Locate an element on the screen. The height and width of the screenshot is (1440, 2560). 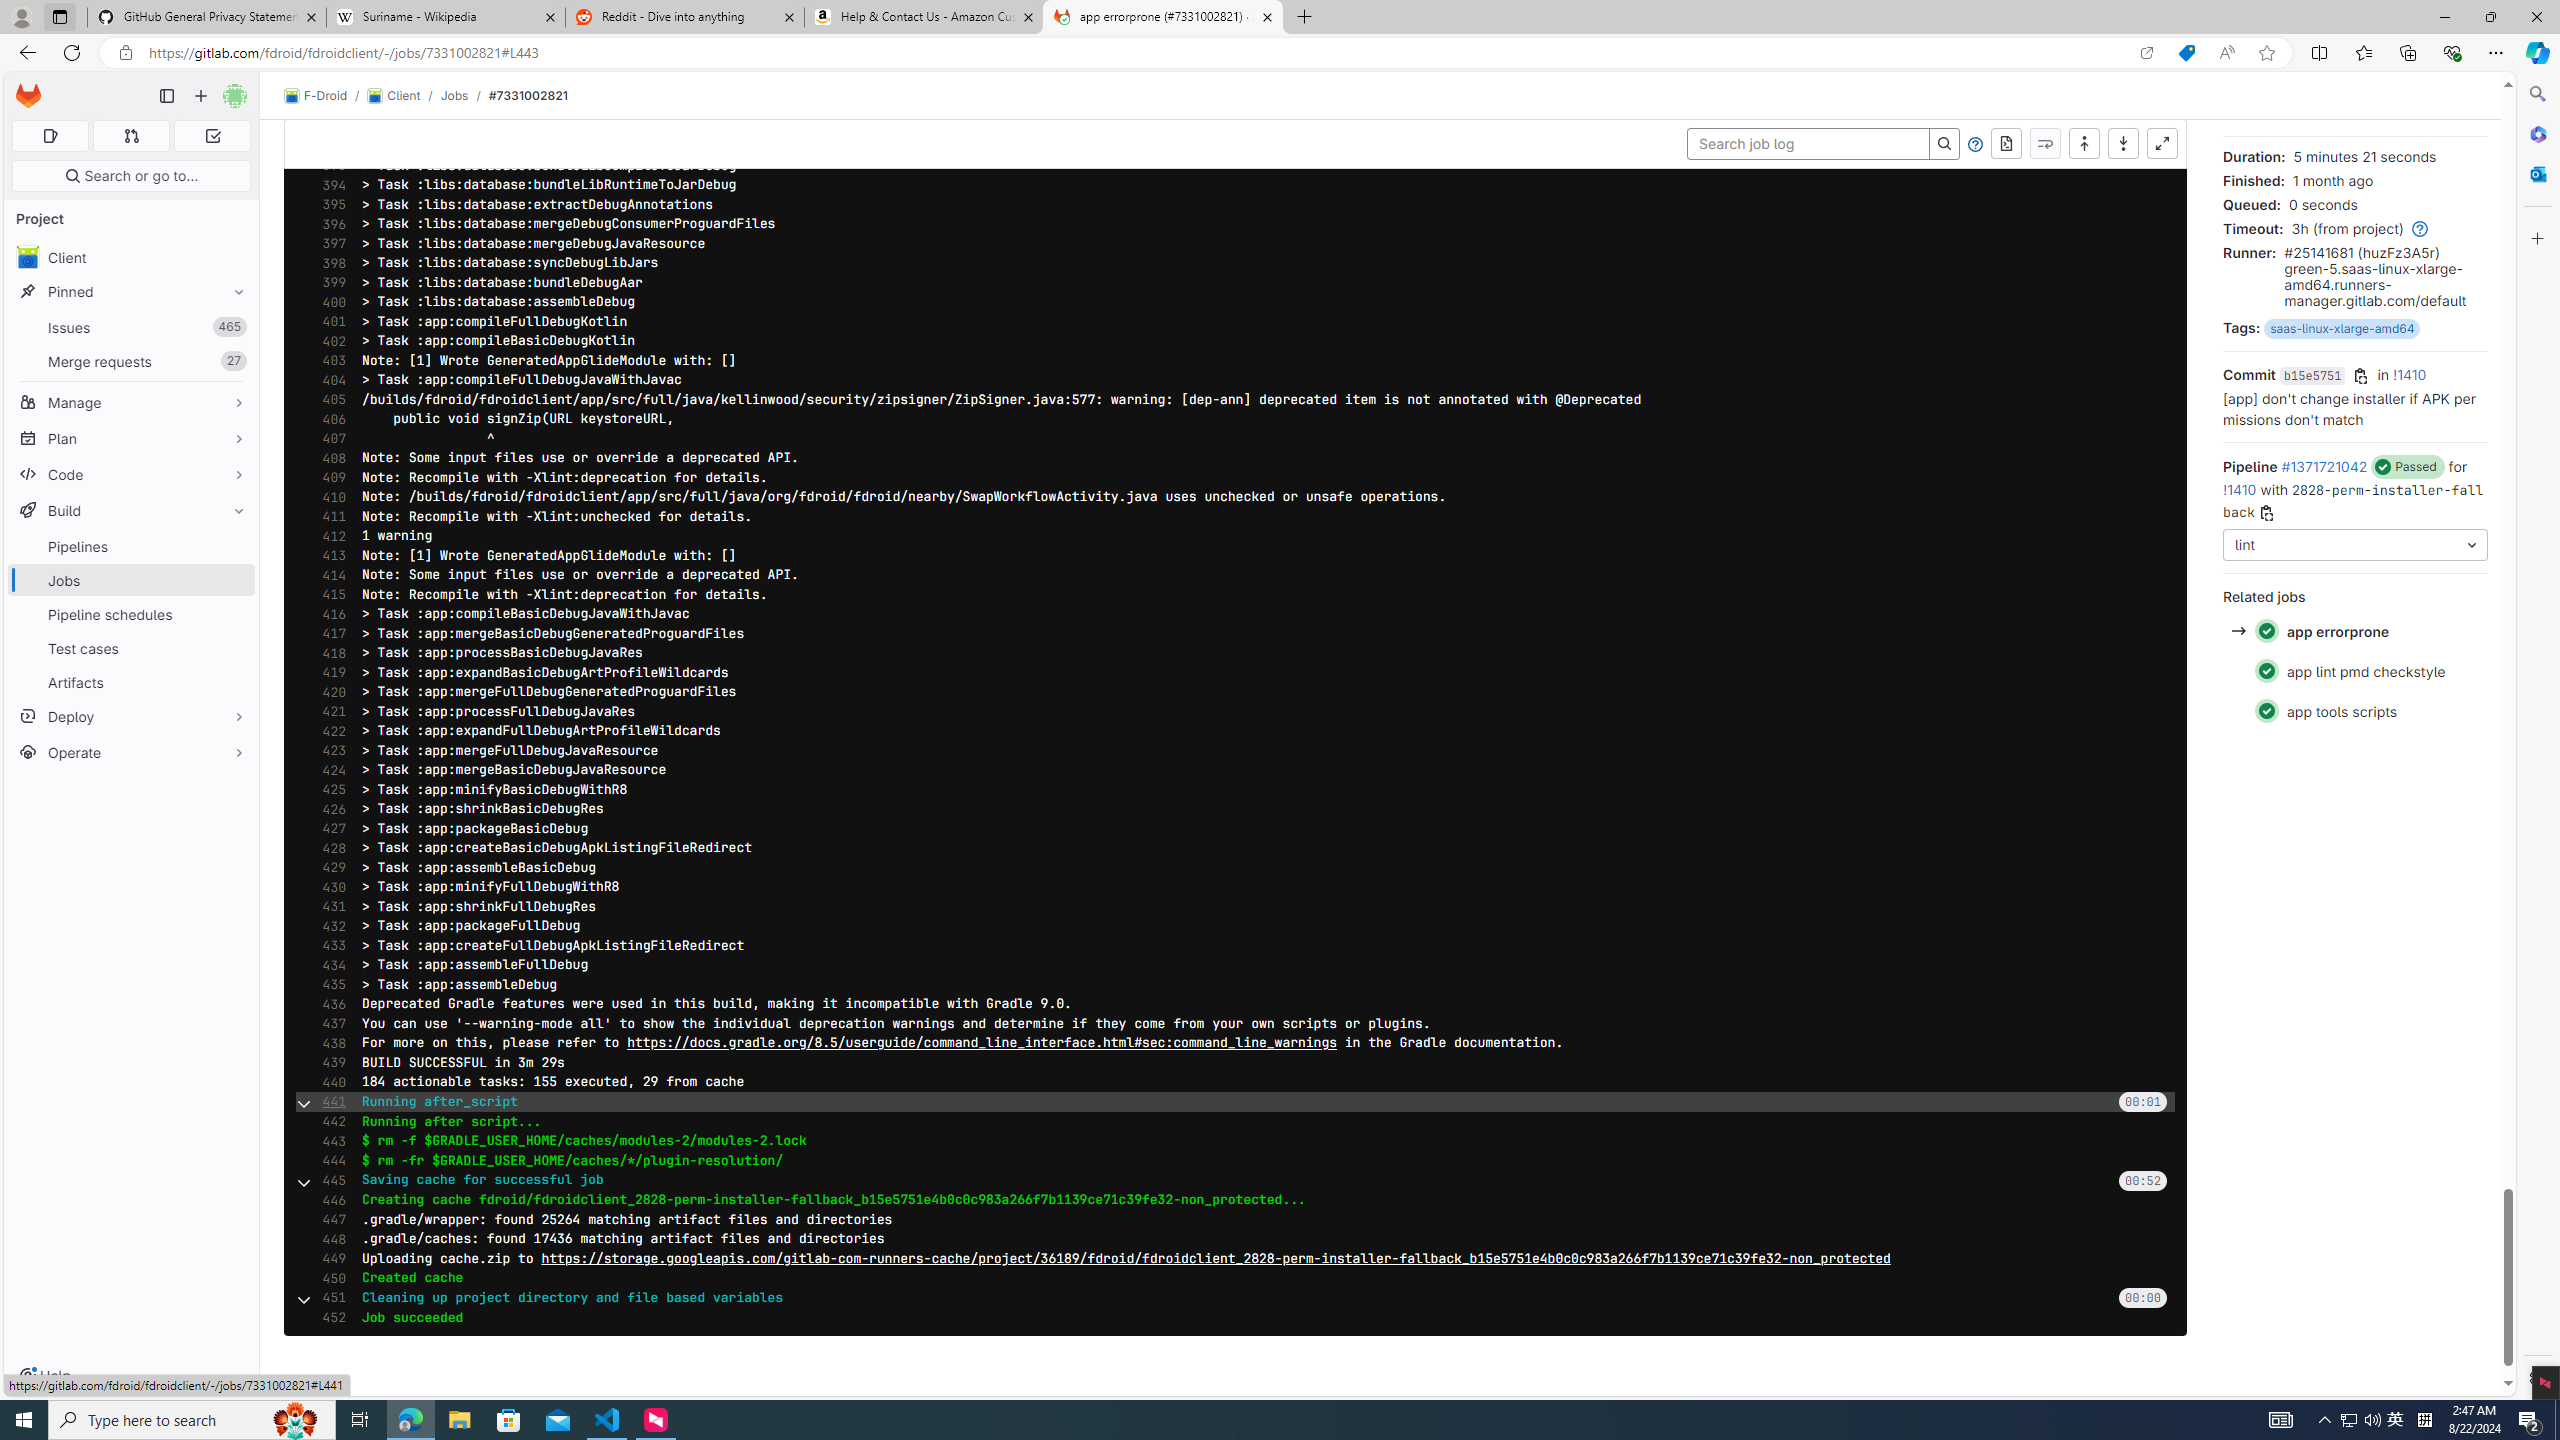
'409' is located at coordinates (327, 478).